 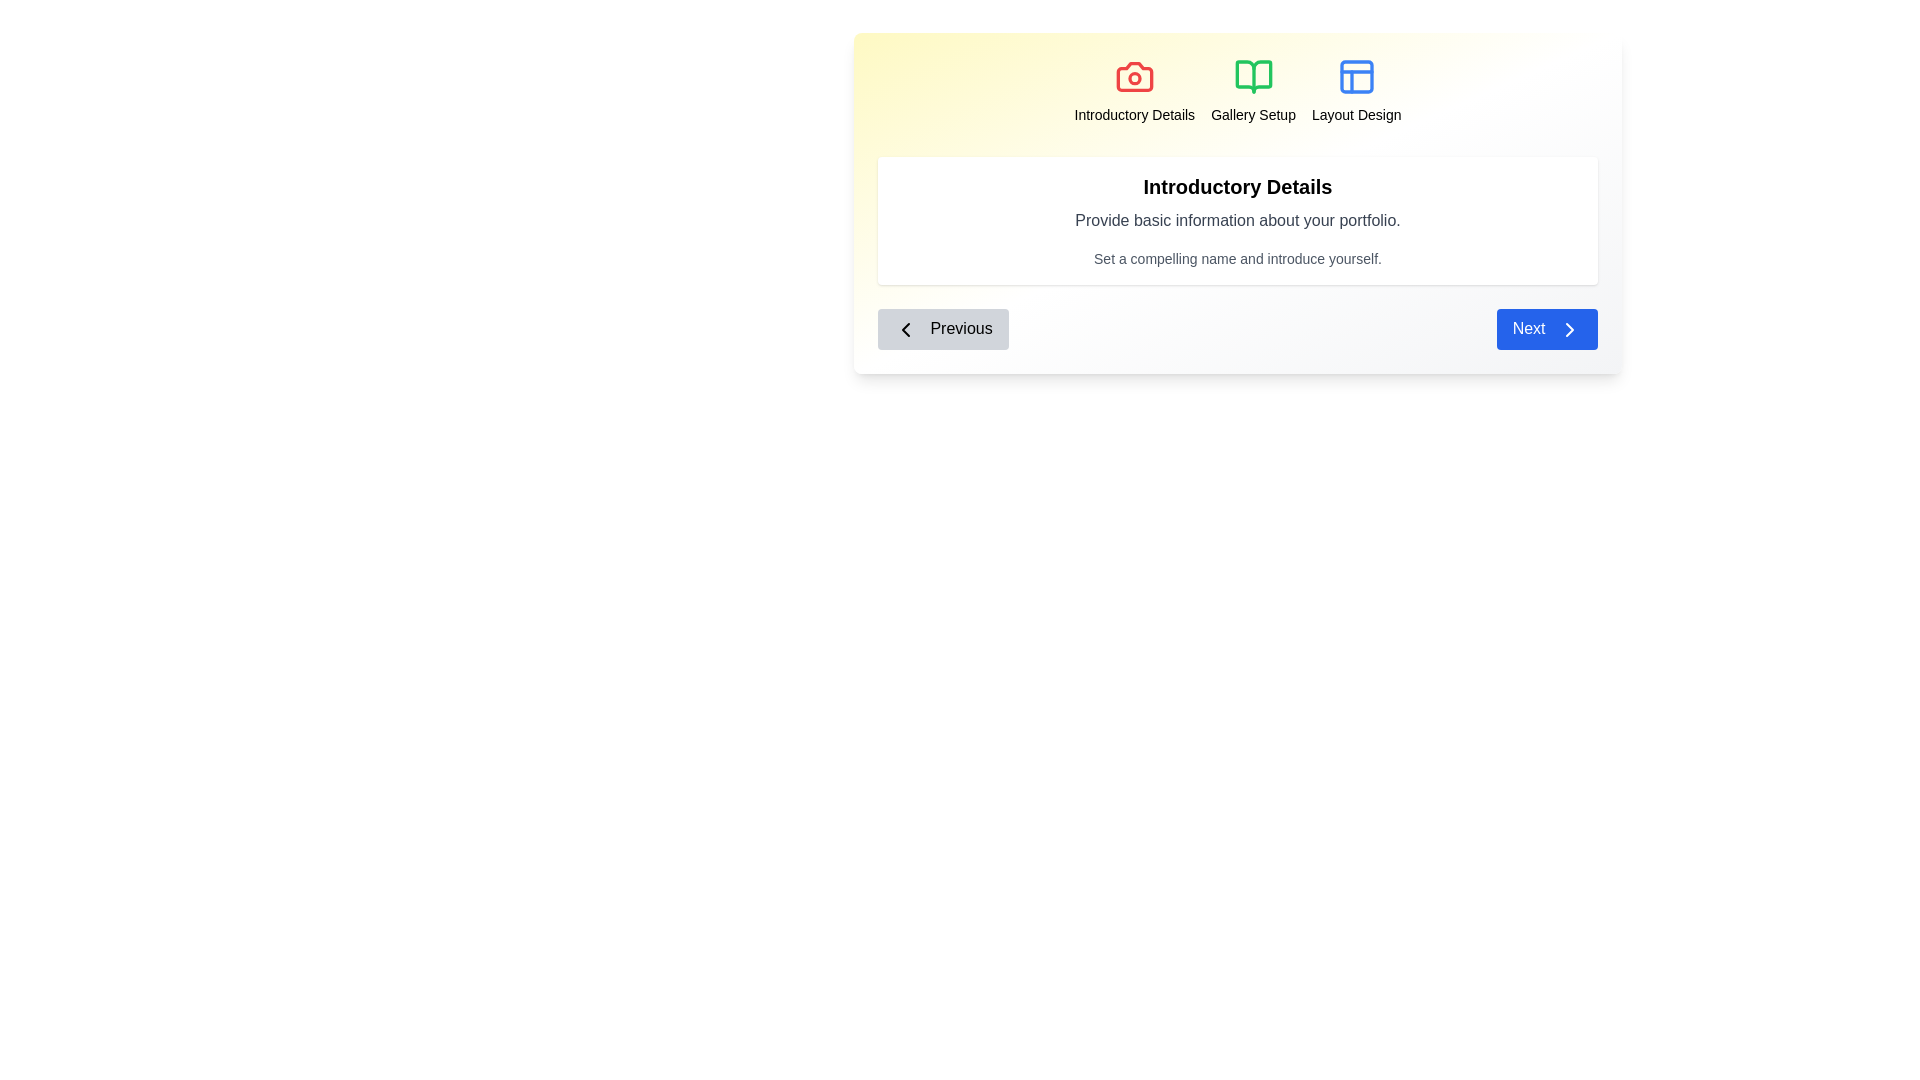 I want to click on the 'Introductory Details' text label, which is located directly below the red camera icon in the structured navigation UI, so click(x=1134, y=115).